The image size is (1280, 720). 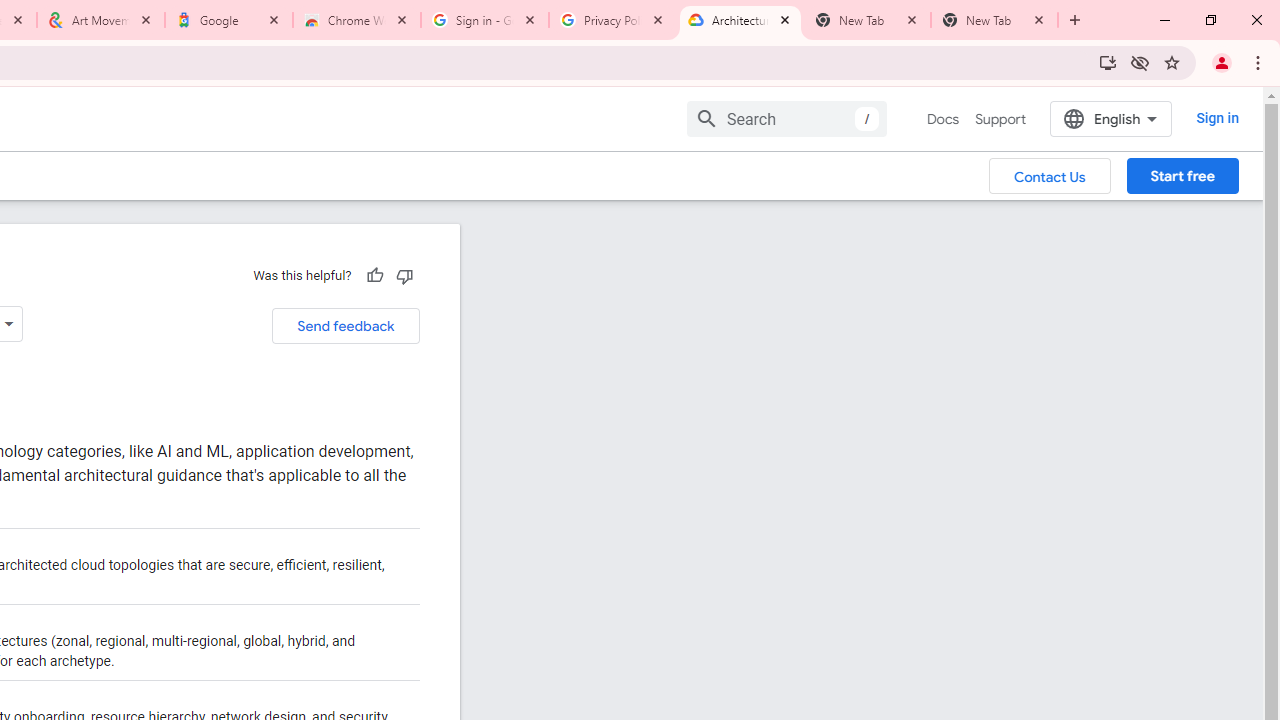 I want to click on 'Send feedback', so click(x=345, y=325).